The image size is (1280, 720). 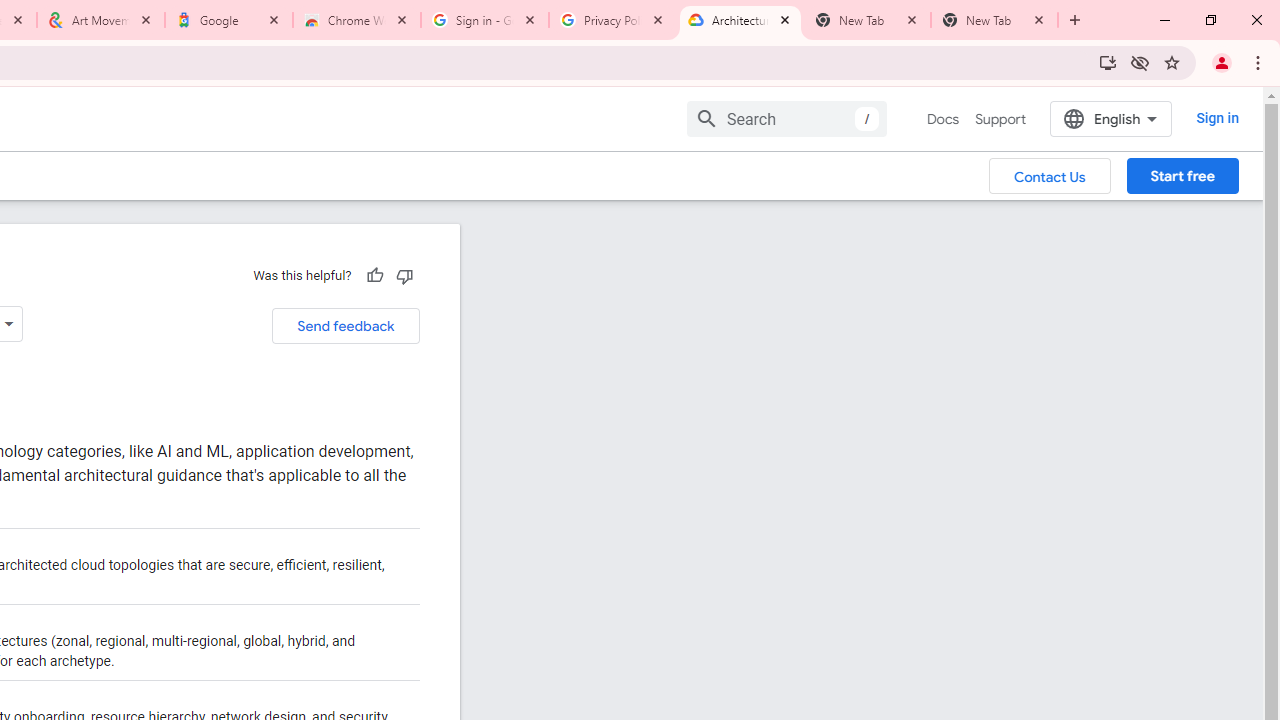 I want to click on 'Send feedback', so click(x=345, y=325).